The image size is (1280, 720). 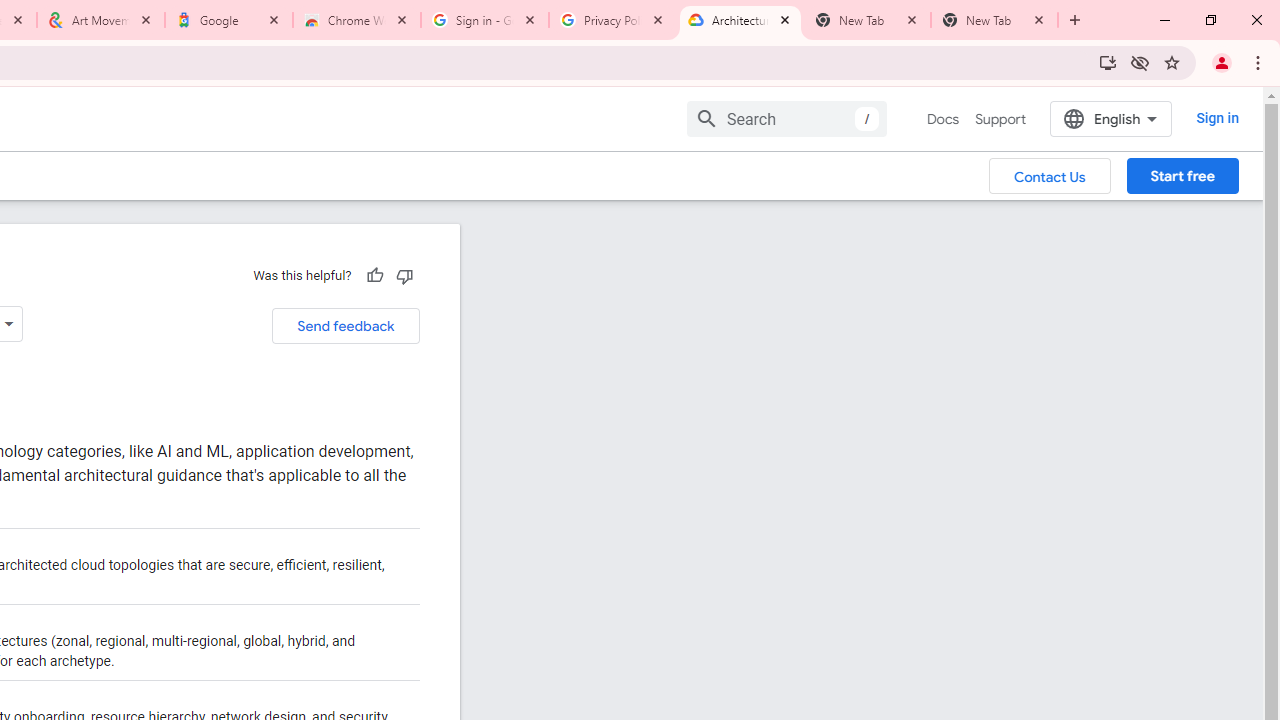 I want to click on 'Send feedback', so click(x=345, y=325).